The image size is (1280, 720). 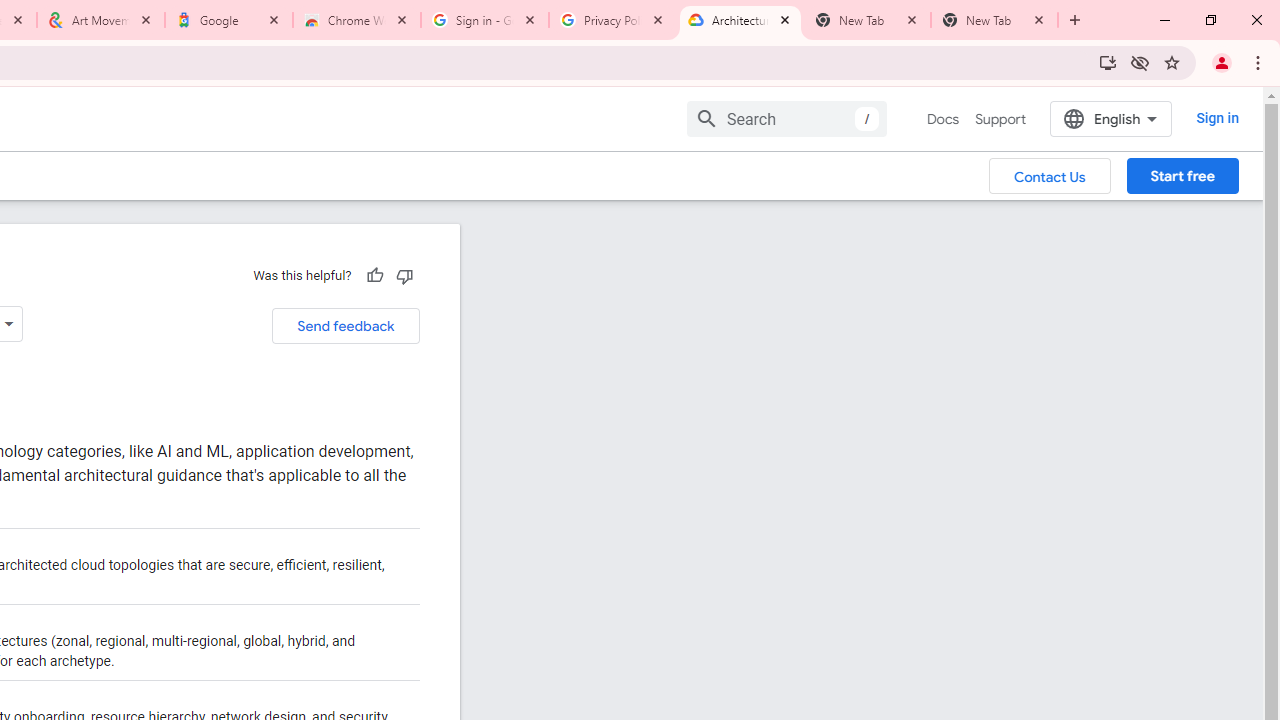 I want to click on 'Send feedback', so click(x=345, y=325).